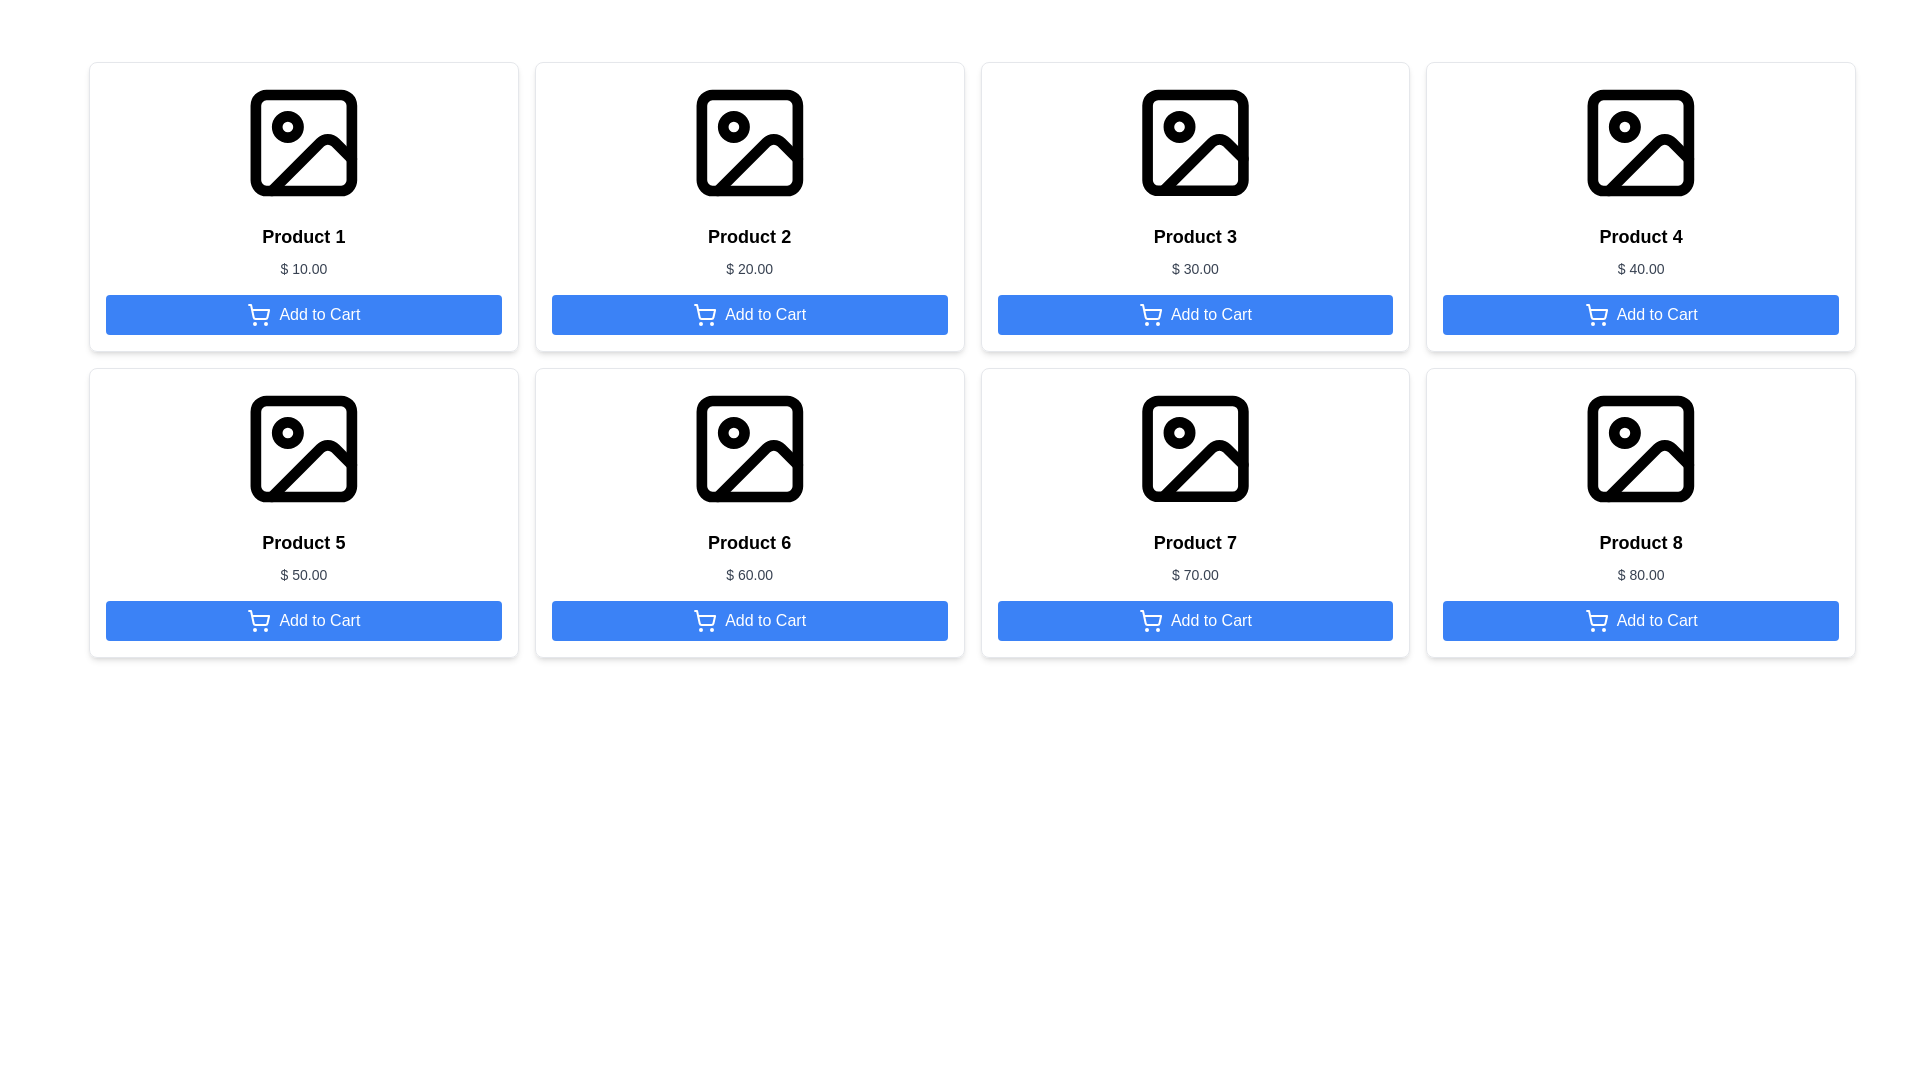  What do you see at coordinates (748, 315) in the screenshot?
I see `the 'Add to Cart' button with a blue background and white text, located at the bottom of the 'Product 2' card` at bounding box center [748, 315].